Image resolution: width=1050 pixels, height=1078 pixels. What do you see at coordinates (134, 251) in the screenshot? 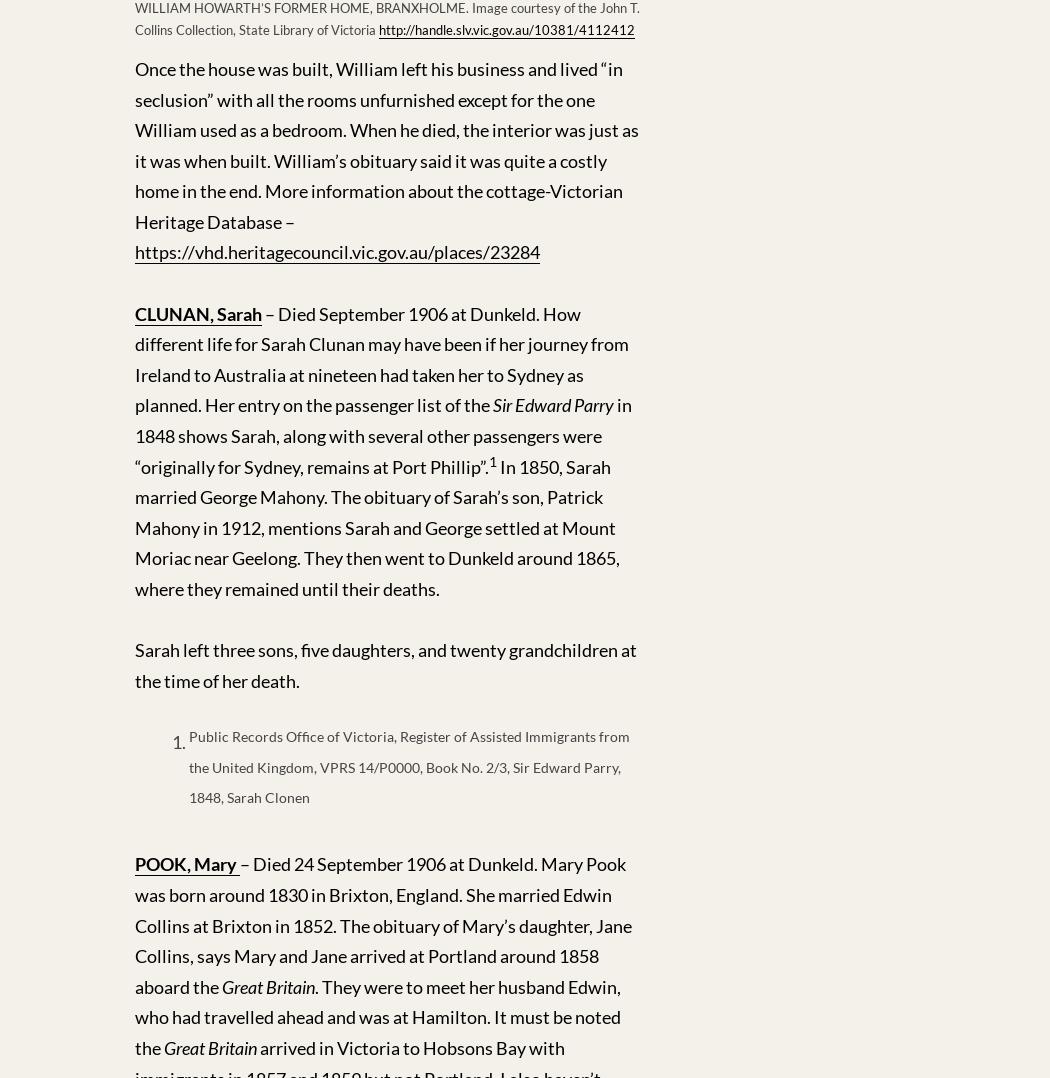
I see `'https://vhd.heritagecouncil.vic.gov.au/places/23284'` at bounding box center [134, 251].